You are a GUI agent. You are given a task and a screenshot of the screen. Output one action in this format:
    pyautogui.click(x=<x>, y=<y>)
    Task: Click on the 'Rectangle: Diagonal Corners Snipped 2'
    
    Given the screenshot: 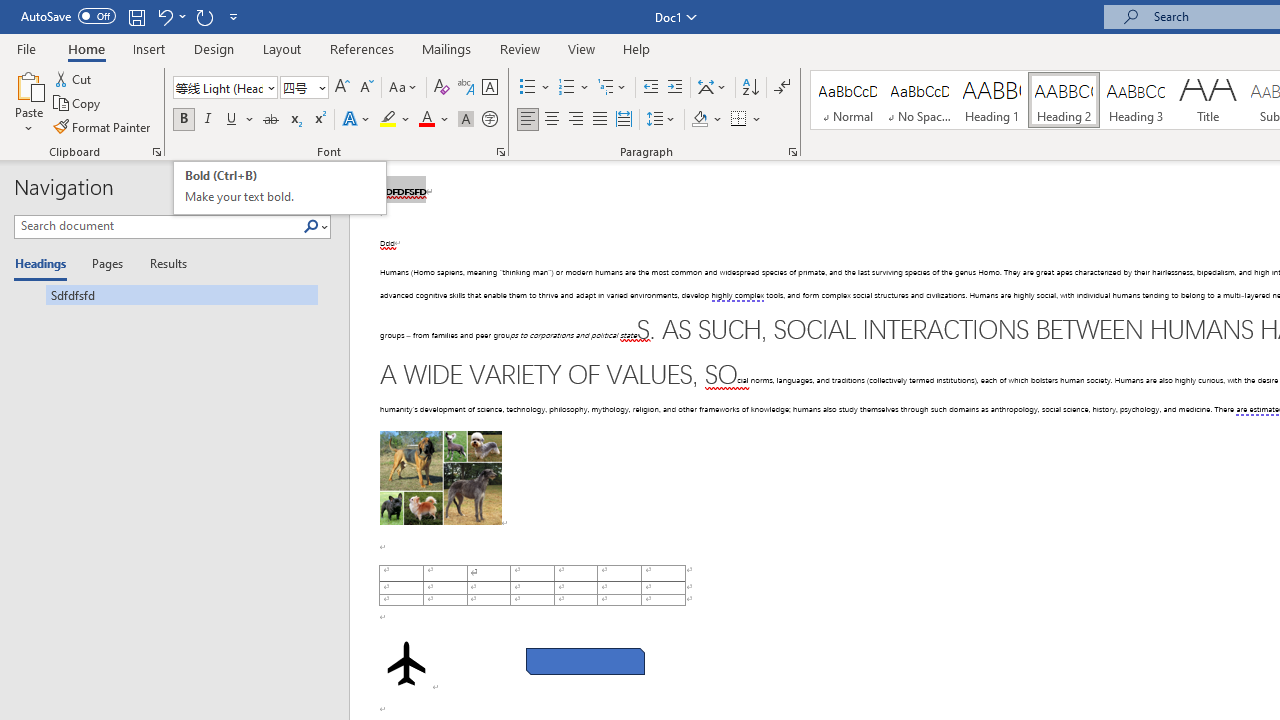 What is the action you would take?
    pyautogui.click(x=584, y=661)
    